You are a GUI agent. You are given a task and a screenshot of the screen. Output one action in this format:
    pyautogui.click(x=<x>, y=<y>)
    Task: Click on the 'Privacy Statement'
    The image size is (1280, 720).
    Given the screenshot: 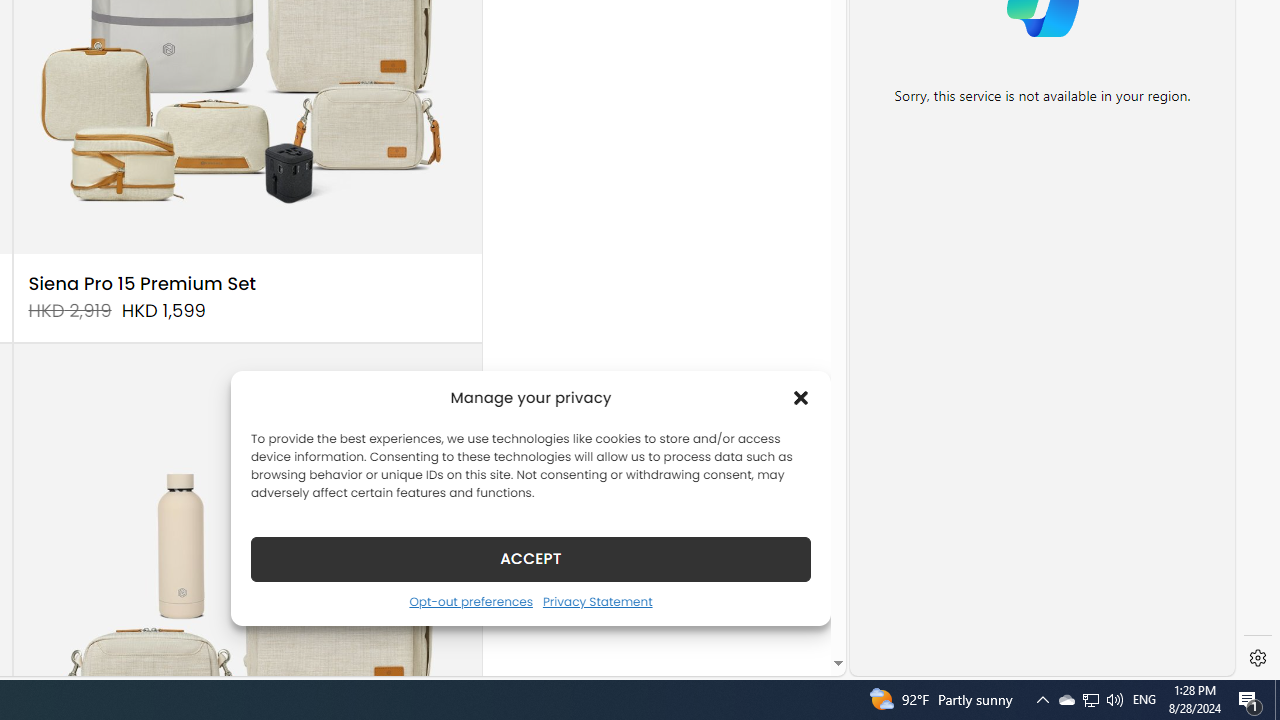 What is the action you would take?
    pyautogui.click(x=596, y=600)
    